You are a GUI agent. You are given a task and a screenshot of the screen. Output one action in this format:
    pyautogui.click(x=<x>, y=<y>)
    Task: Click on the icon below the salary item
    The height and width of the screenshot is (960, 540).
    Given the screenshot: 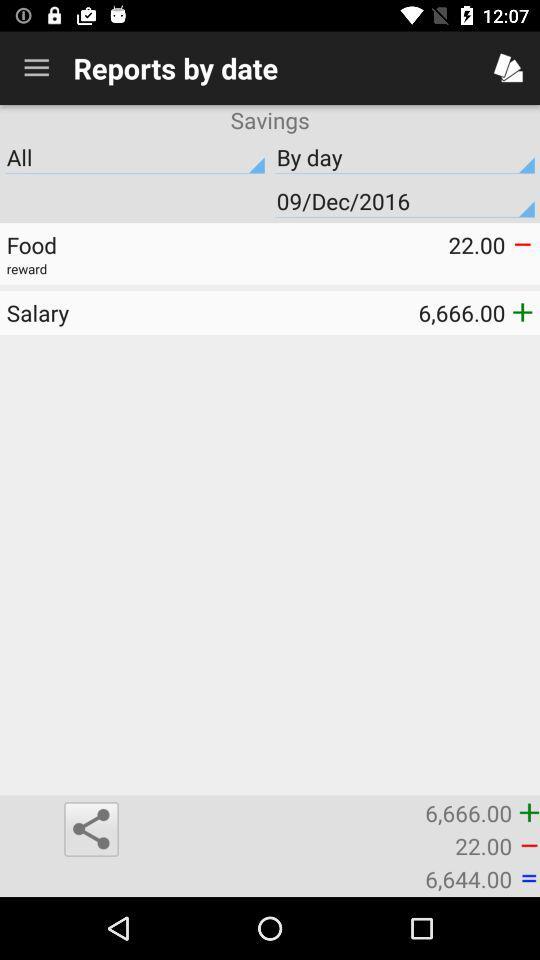 What is the action you would take?
    pyautogui.click(x=90, y=829)
    